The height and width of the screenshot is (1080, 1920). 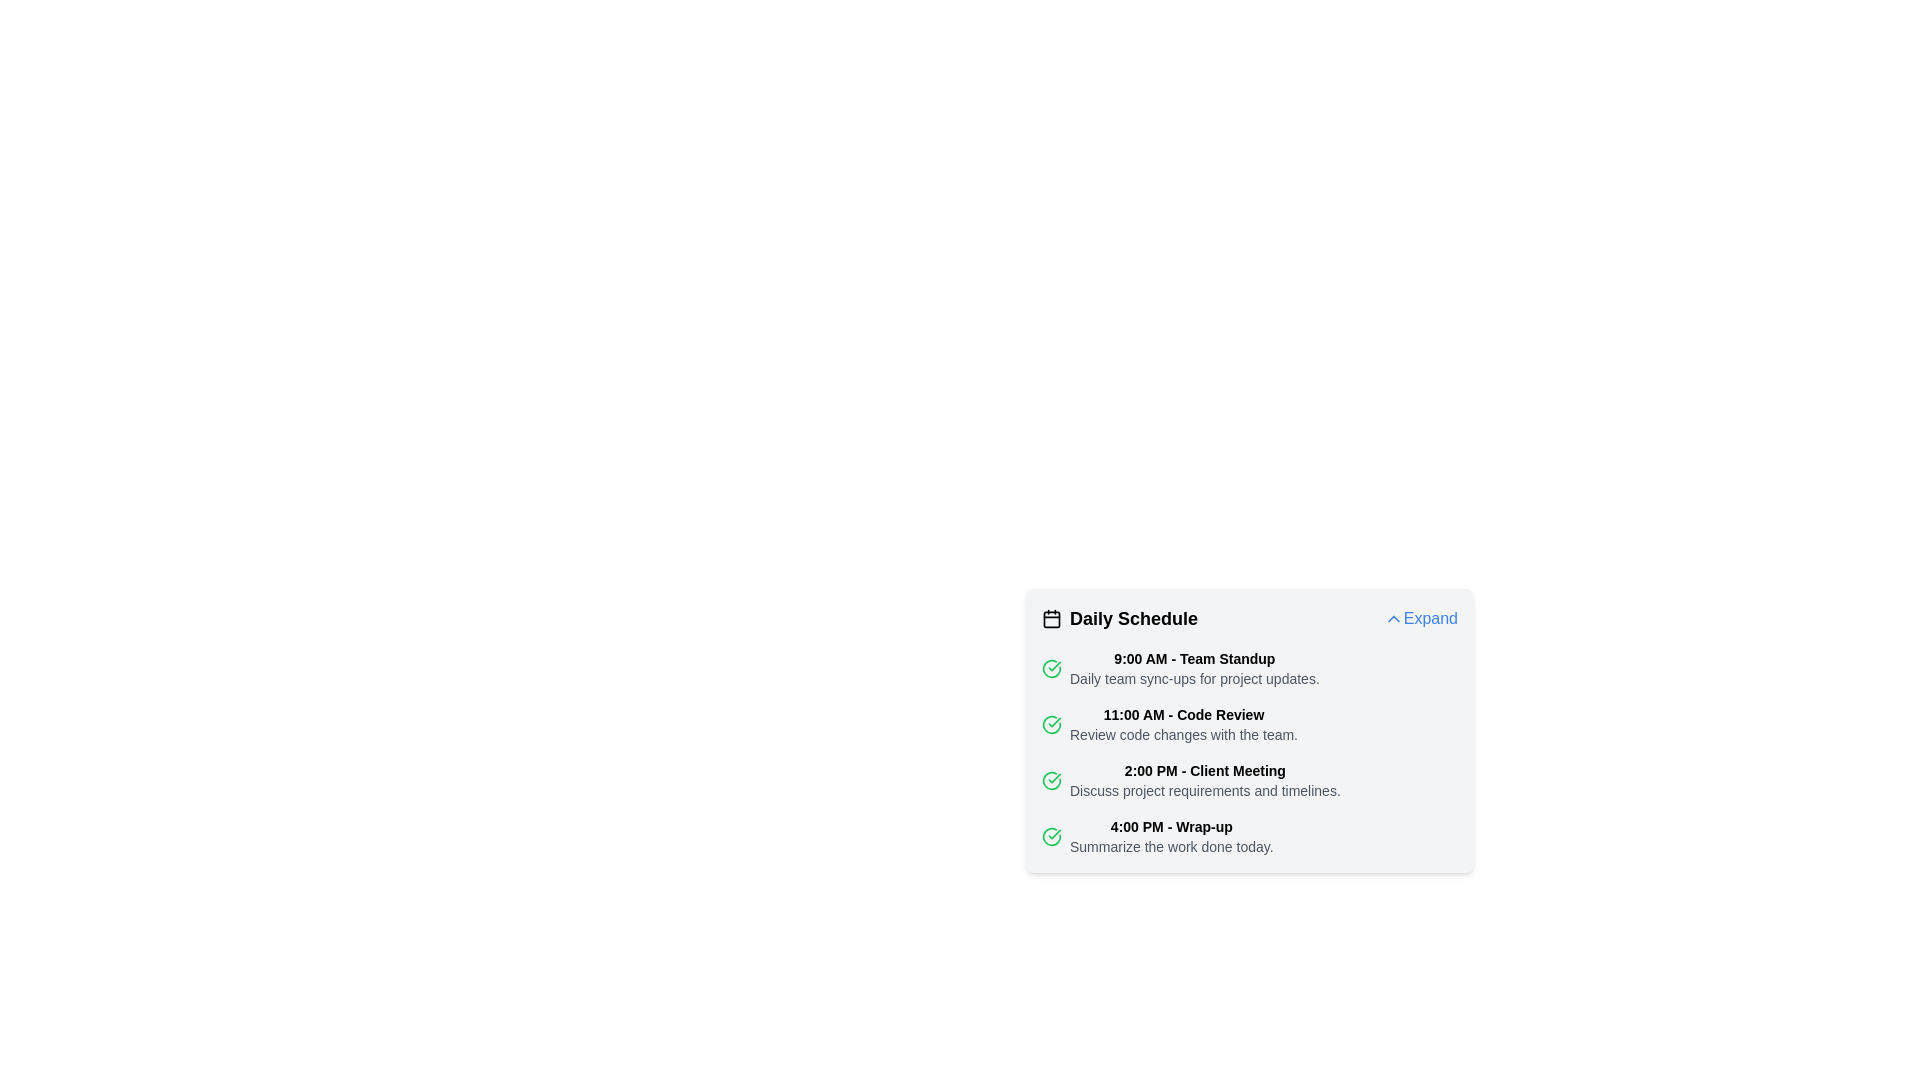 I want to click on the schedule entry that displays '11:00 AM - Code Review' with a green checkmark, so click(x=1248, y=725).